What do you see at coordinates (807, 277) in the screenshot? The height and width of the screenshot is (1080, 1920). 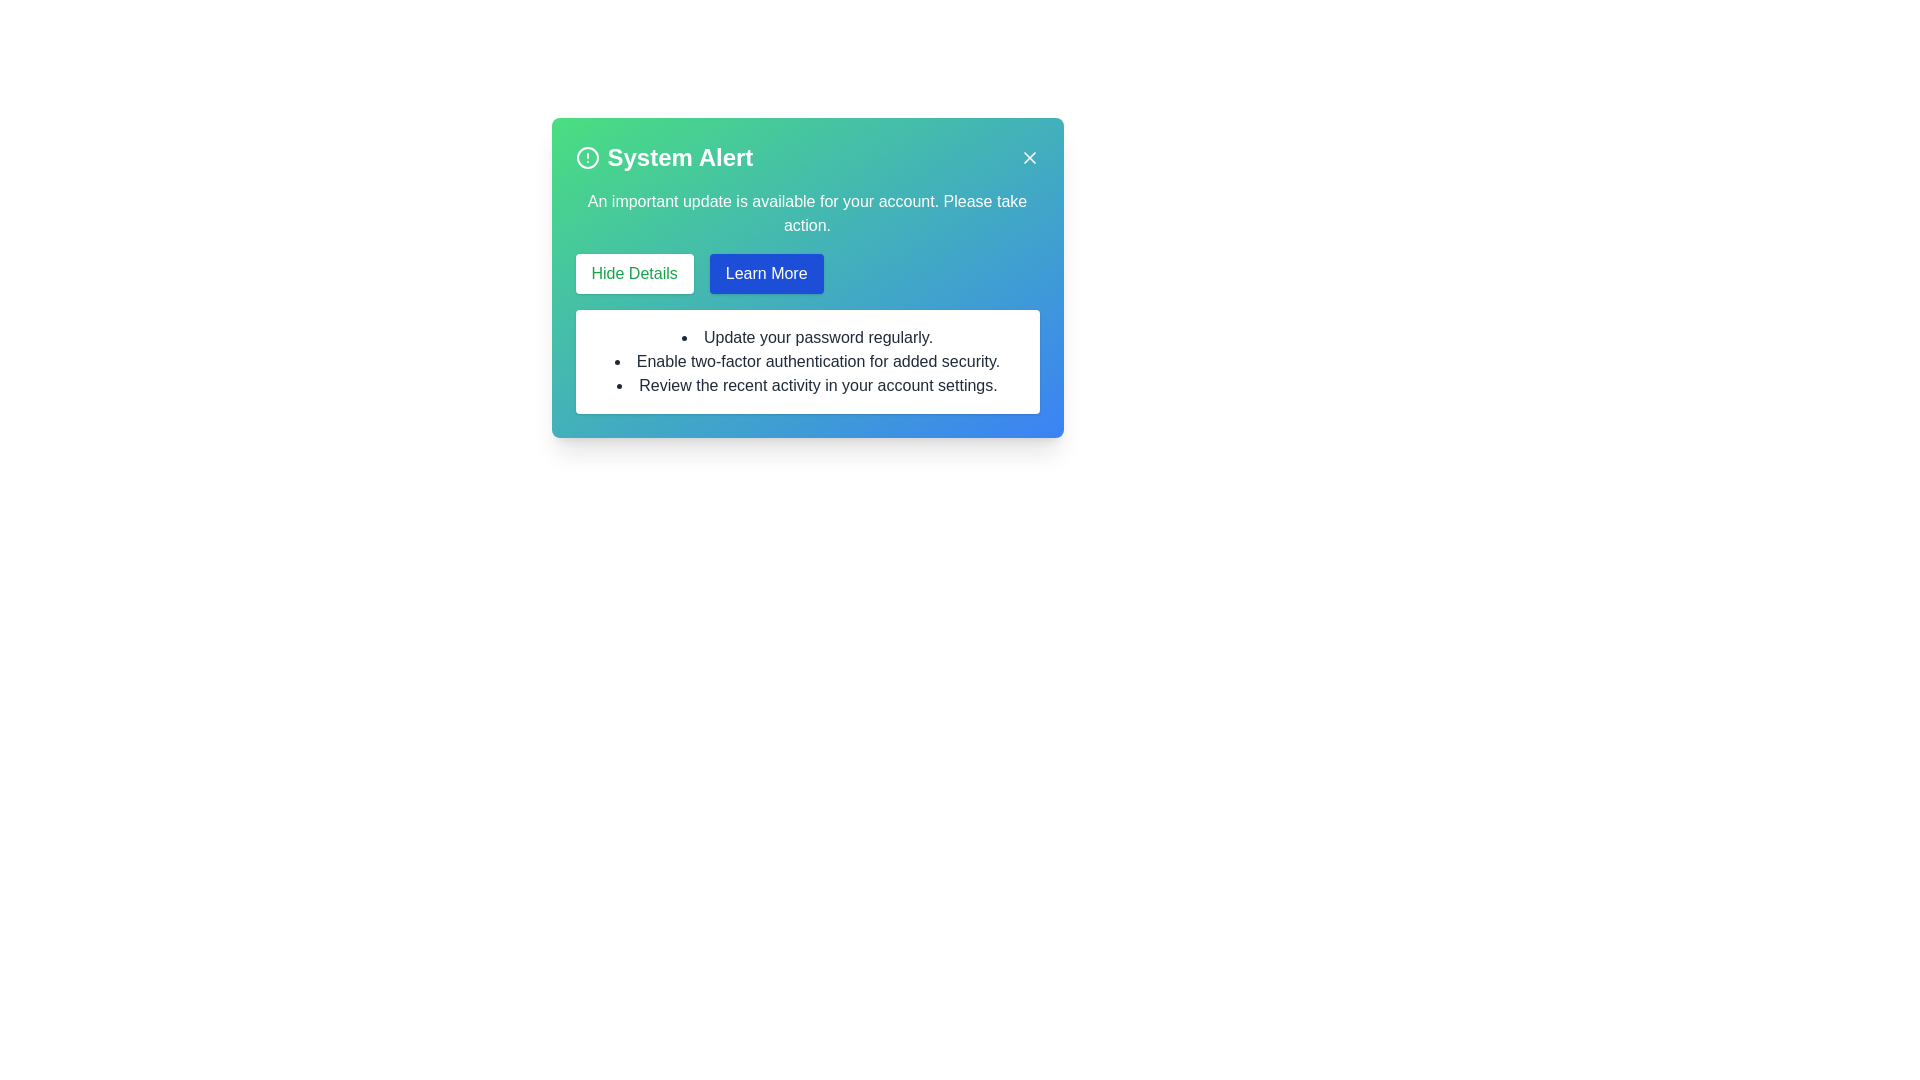 I see `the blue 'Learn More' button with rounded corners and white bold text, located within a notification modal` at bounding box center [807, 277].